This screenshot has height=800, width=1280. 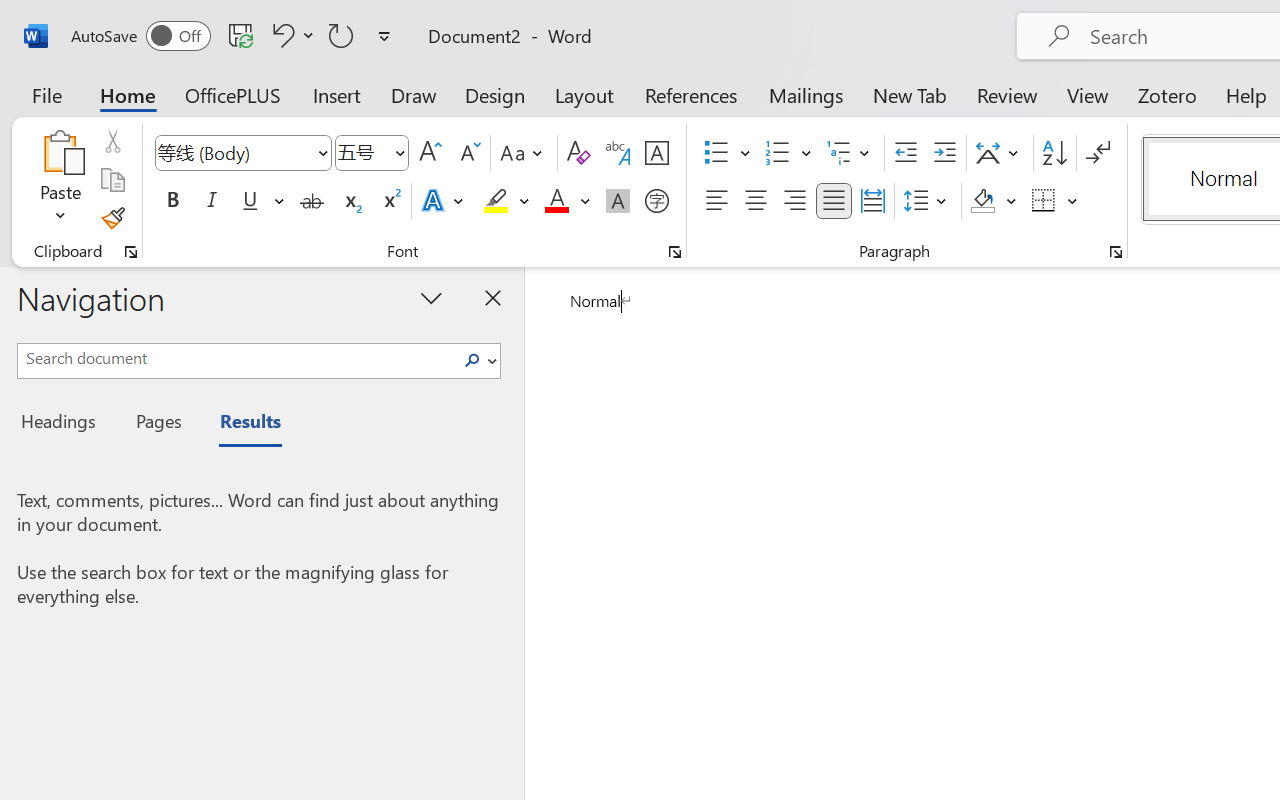 I want to click on 'View', so click(x=1087, y=94).